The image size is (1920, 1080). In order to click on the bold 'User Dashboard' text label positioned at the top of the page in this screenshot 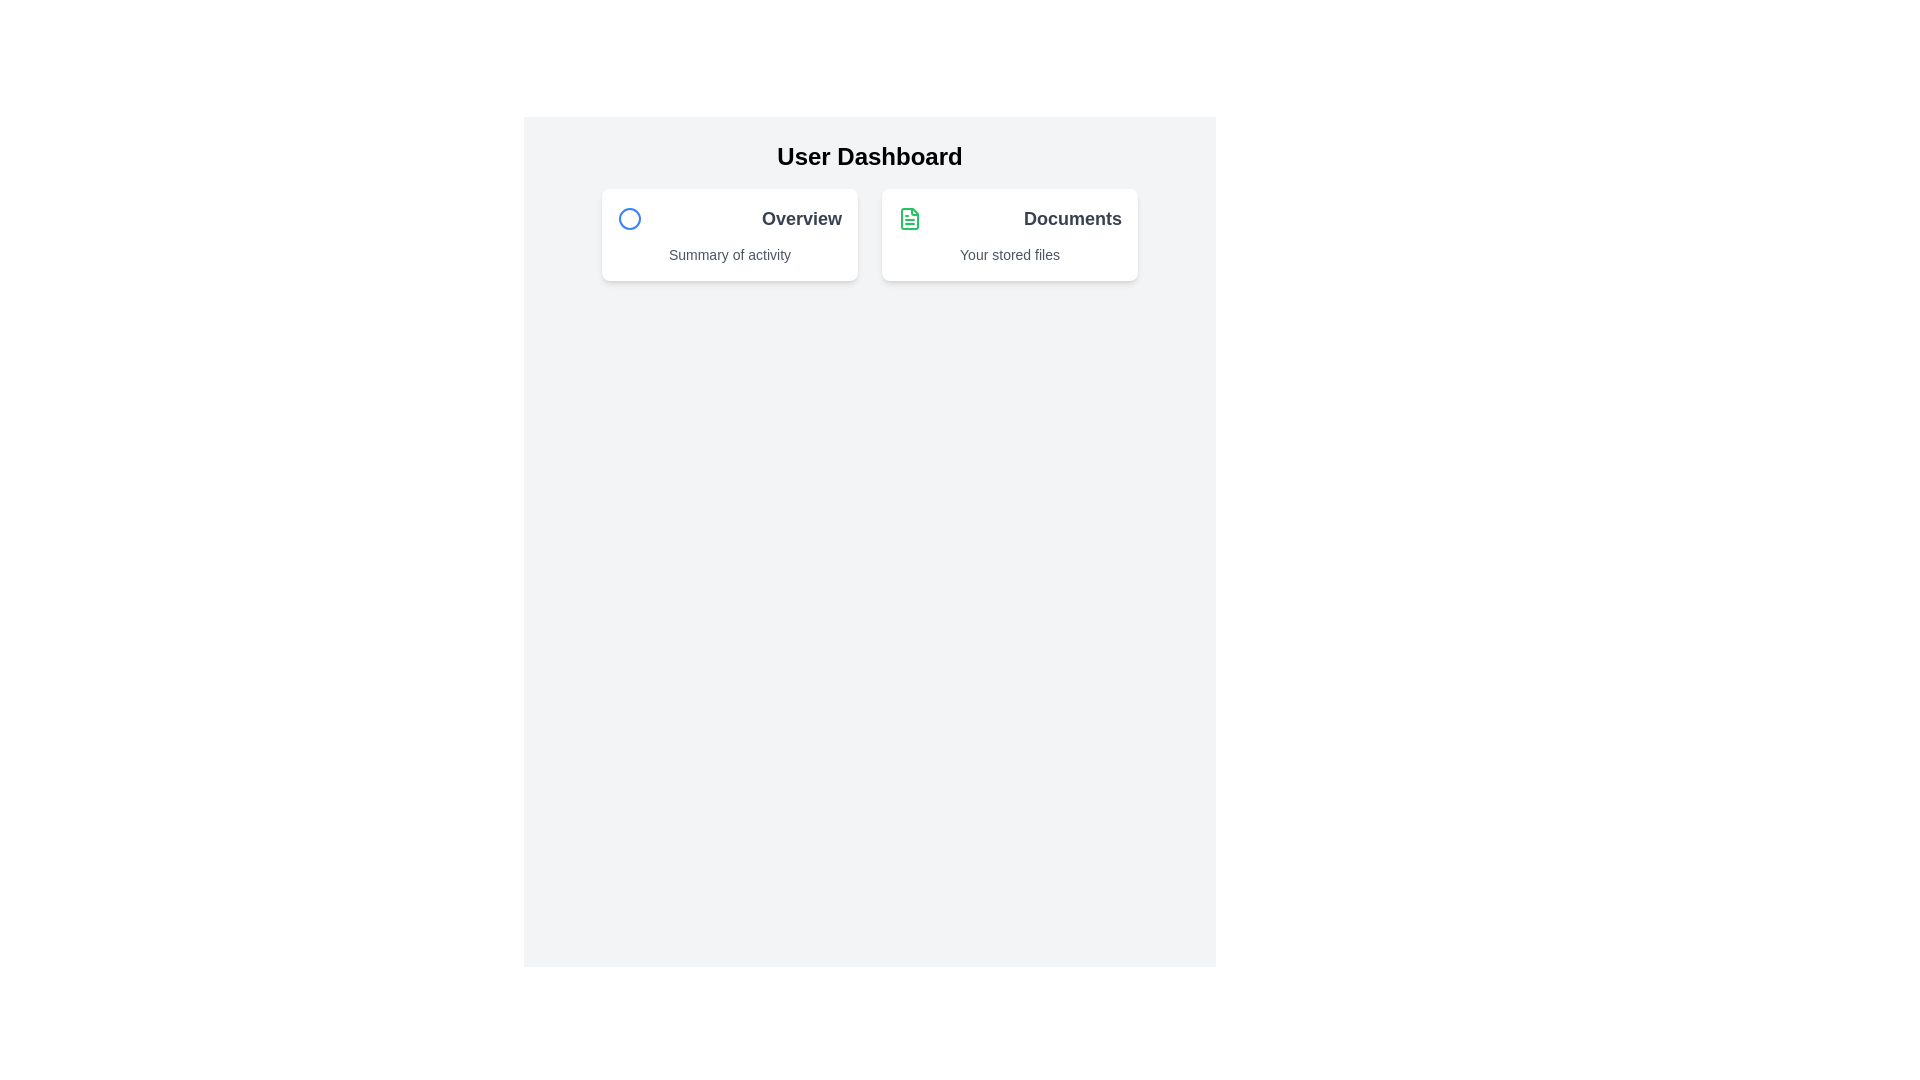, I will do `click(869, 156)`.